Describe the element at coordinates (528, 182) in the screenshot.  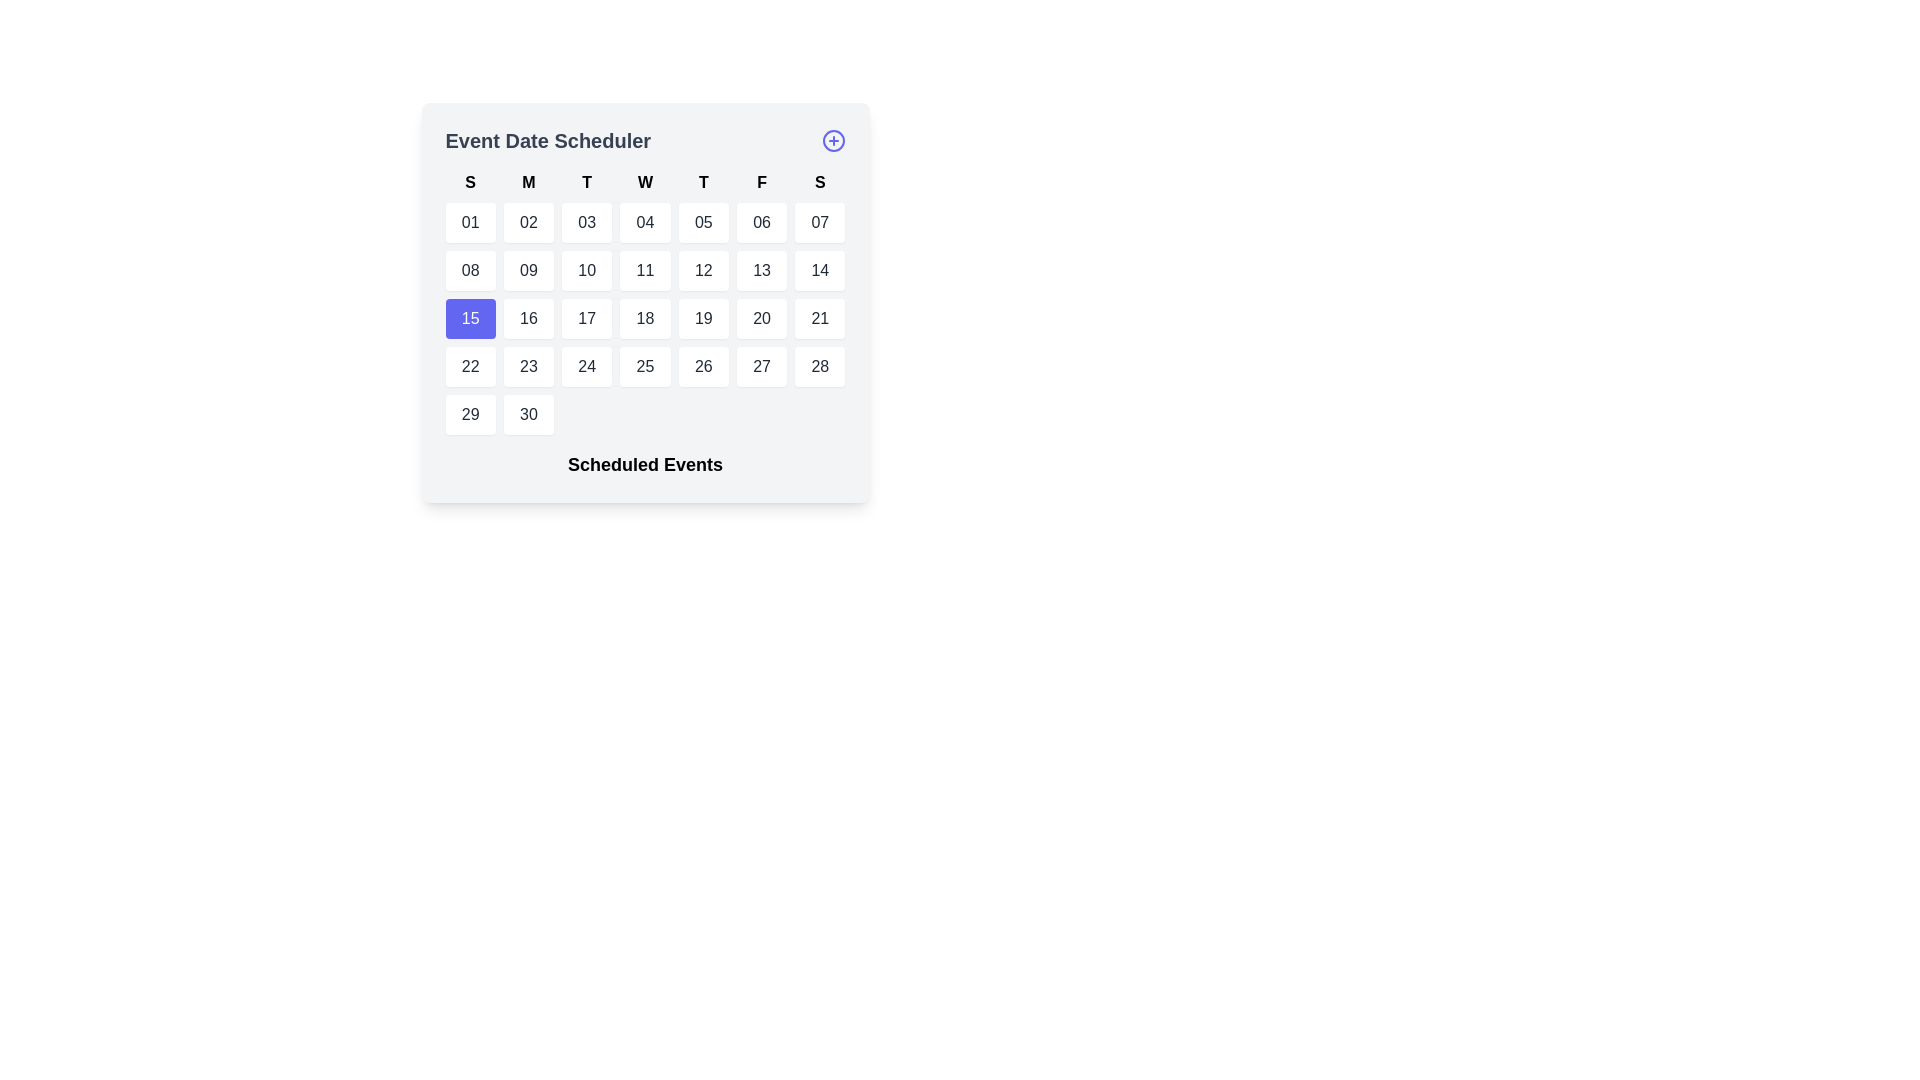
I see `the static text label 'M' which represents Monday in the calendar's weekly day header, located as the second cell in the topmost row of the grid layout` at that location.